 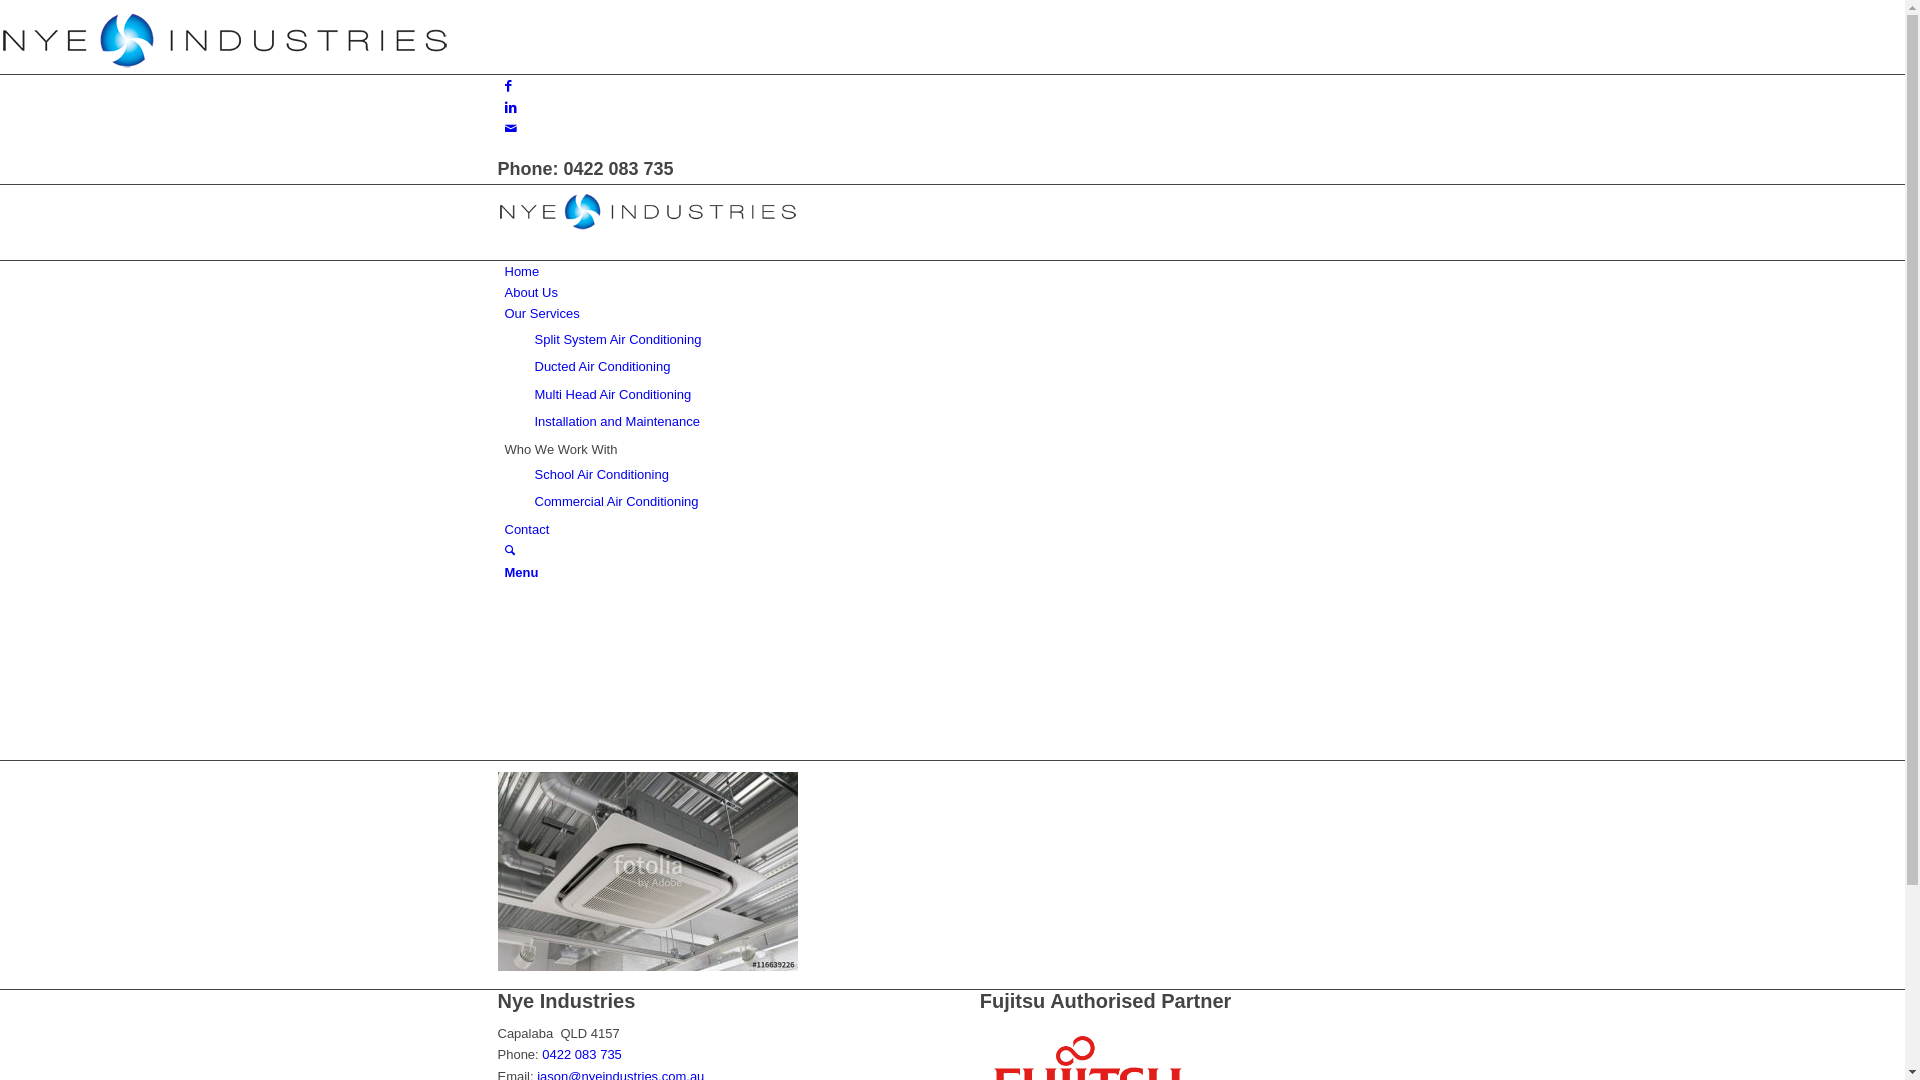 What do you see at coordinates (600, 366) in the screenshot?
I see `'Ducted Air Conditioning'` at bounding box center [600, 366].